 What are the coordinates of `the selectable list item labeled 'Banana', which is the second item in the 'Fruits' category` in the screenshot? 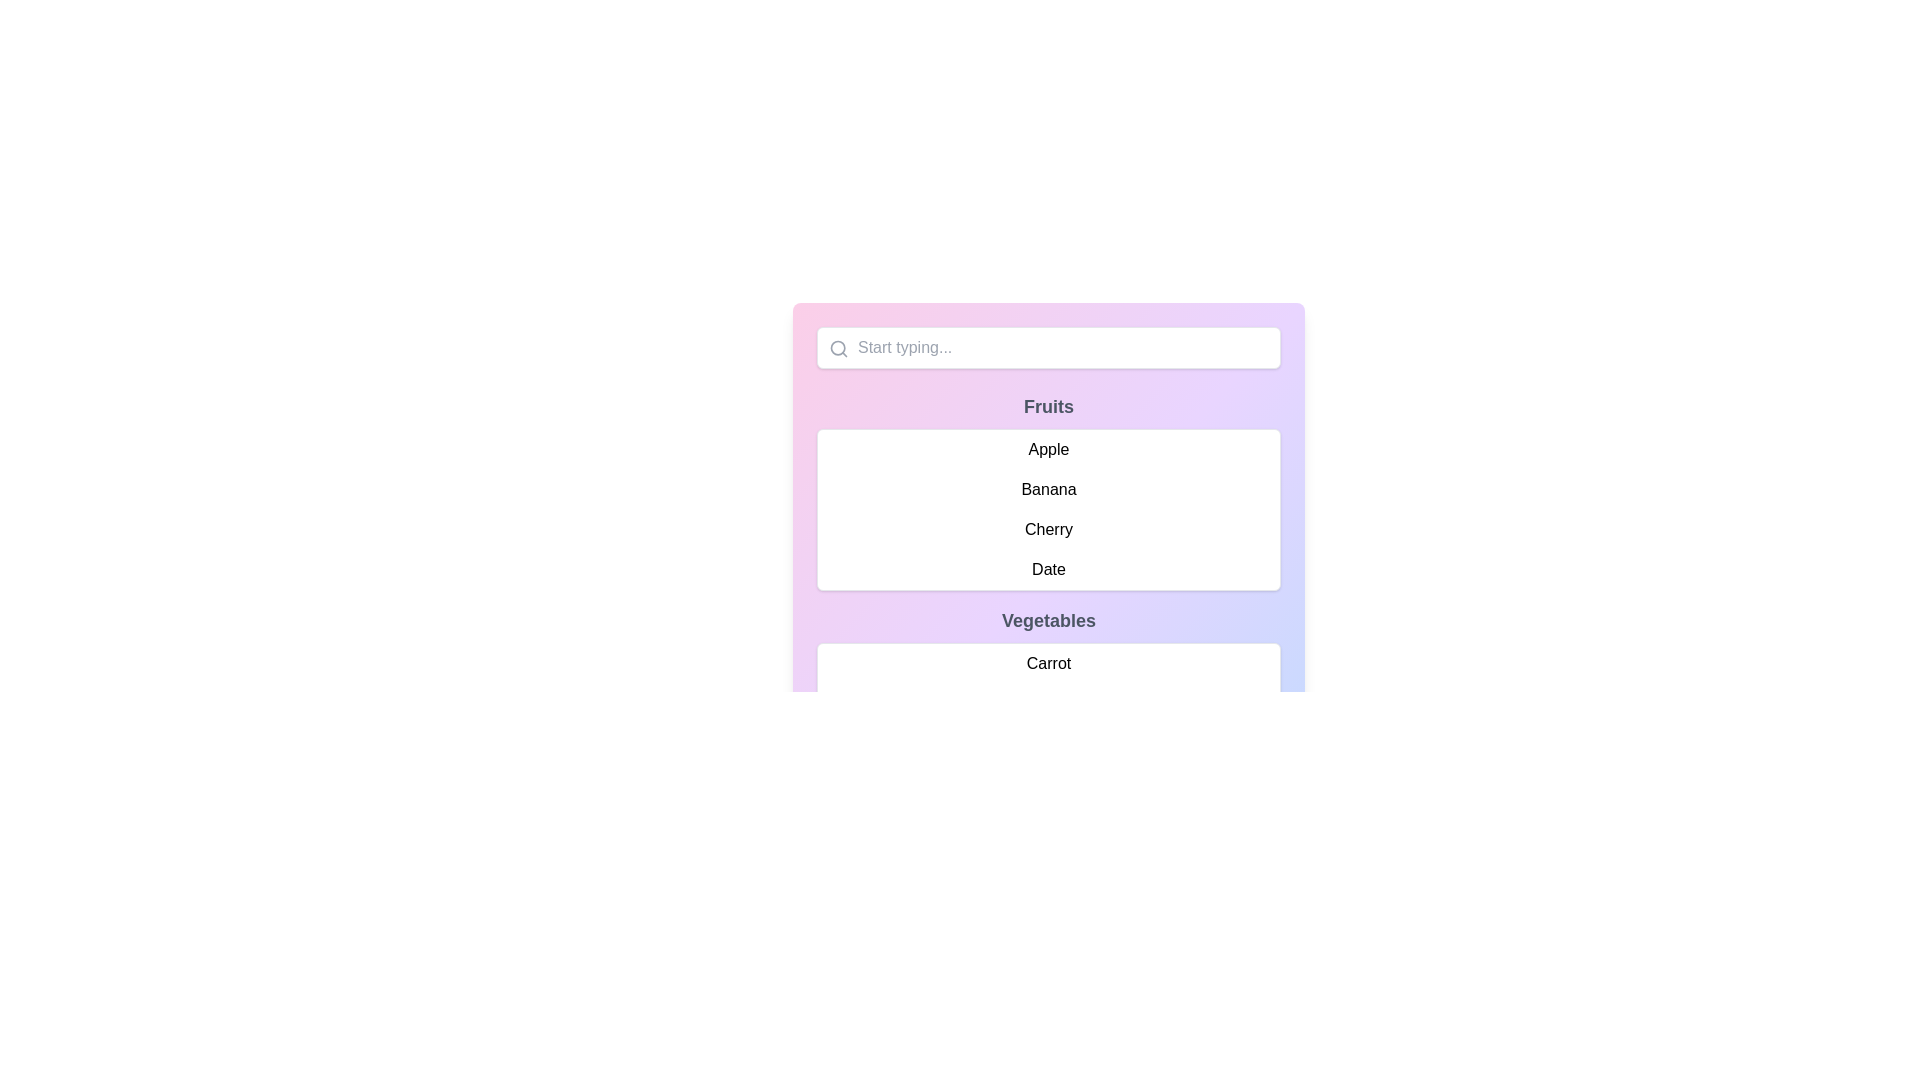 It's located at (1048, 492).